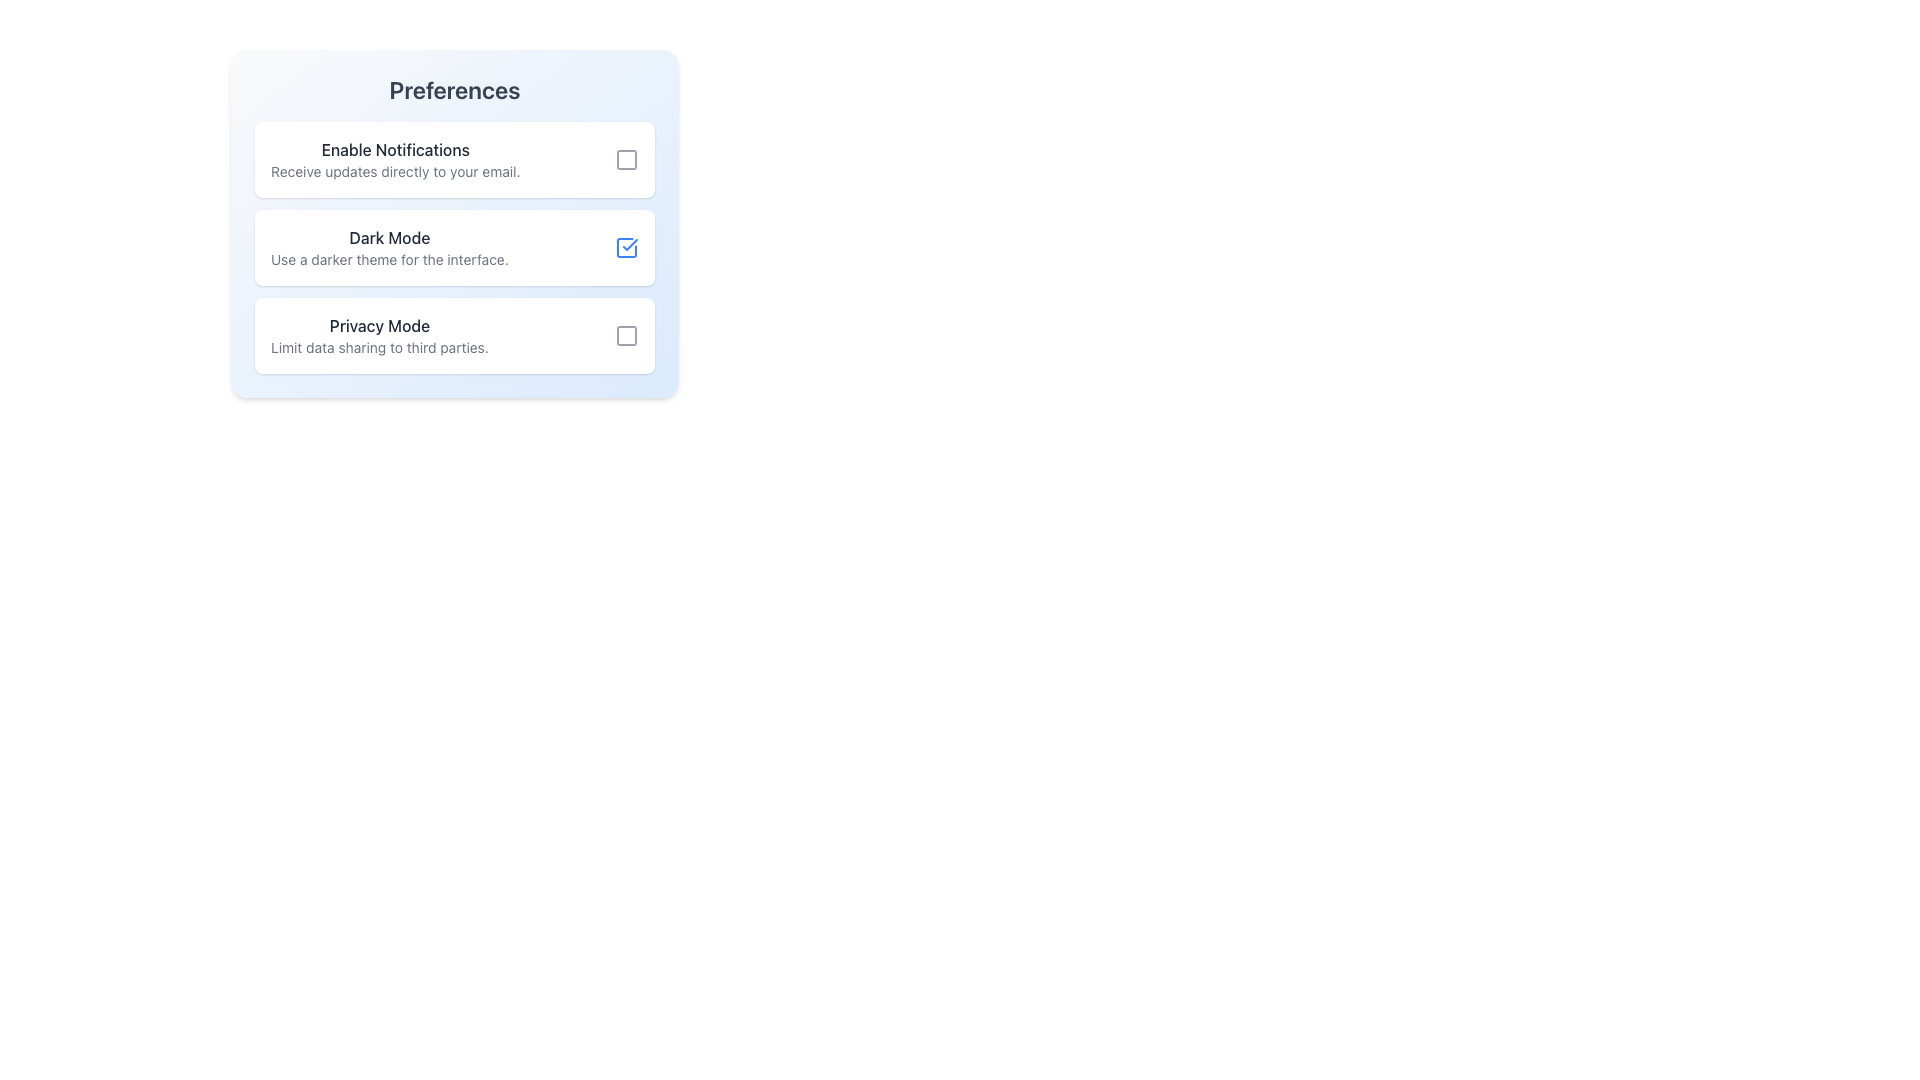 The image size is (1920, 1080). What do you see at coordinates (626, 246) in the screenshot?
I see `the checkbox with a blue border and a checkmark symbol located in the 'Dark Mode' section of the preferences panel` at bounding box center [626, 246].